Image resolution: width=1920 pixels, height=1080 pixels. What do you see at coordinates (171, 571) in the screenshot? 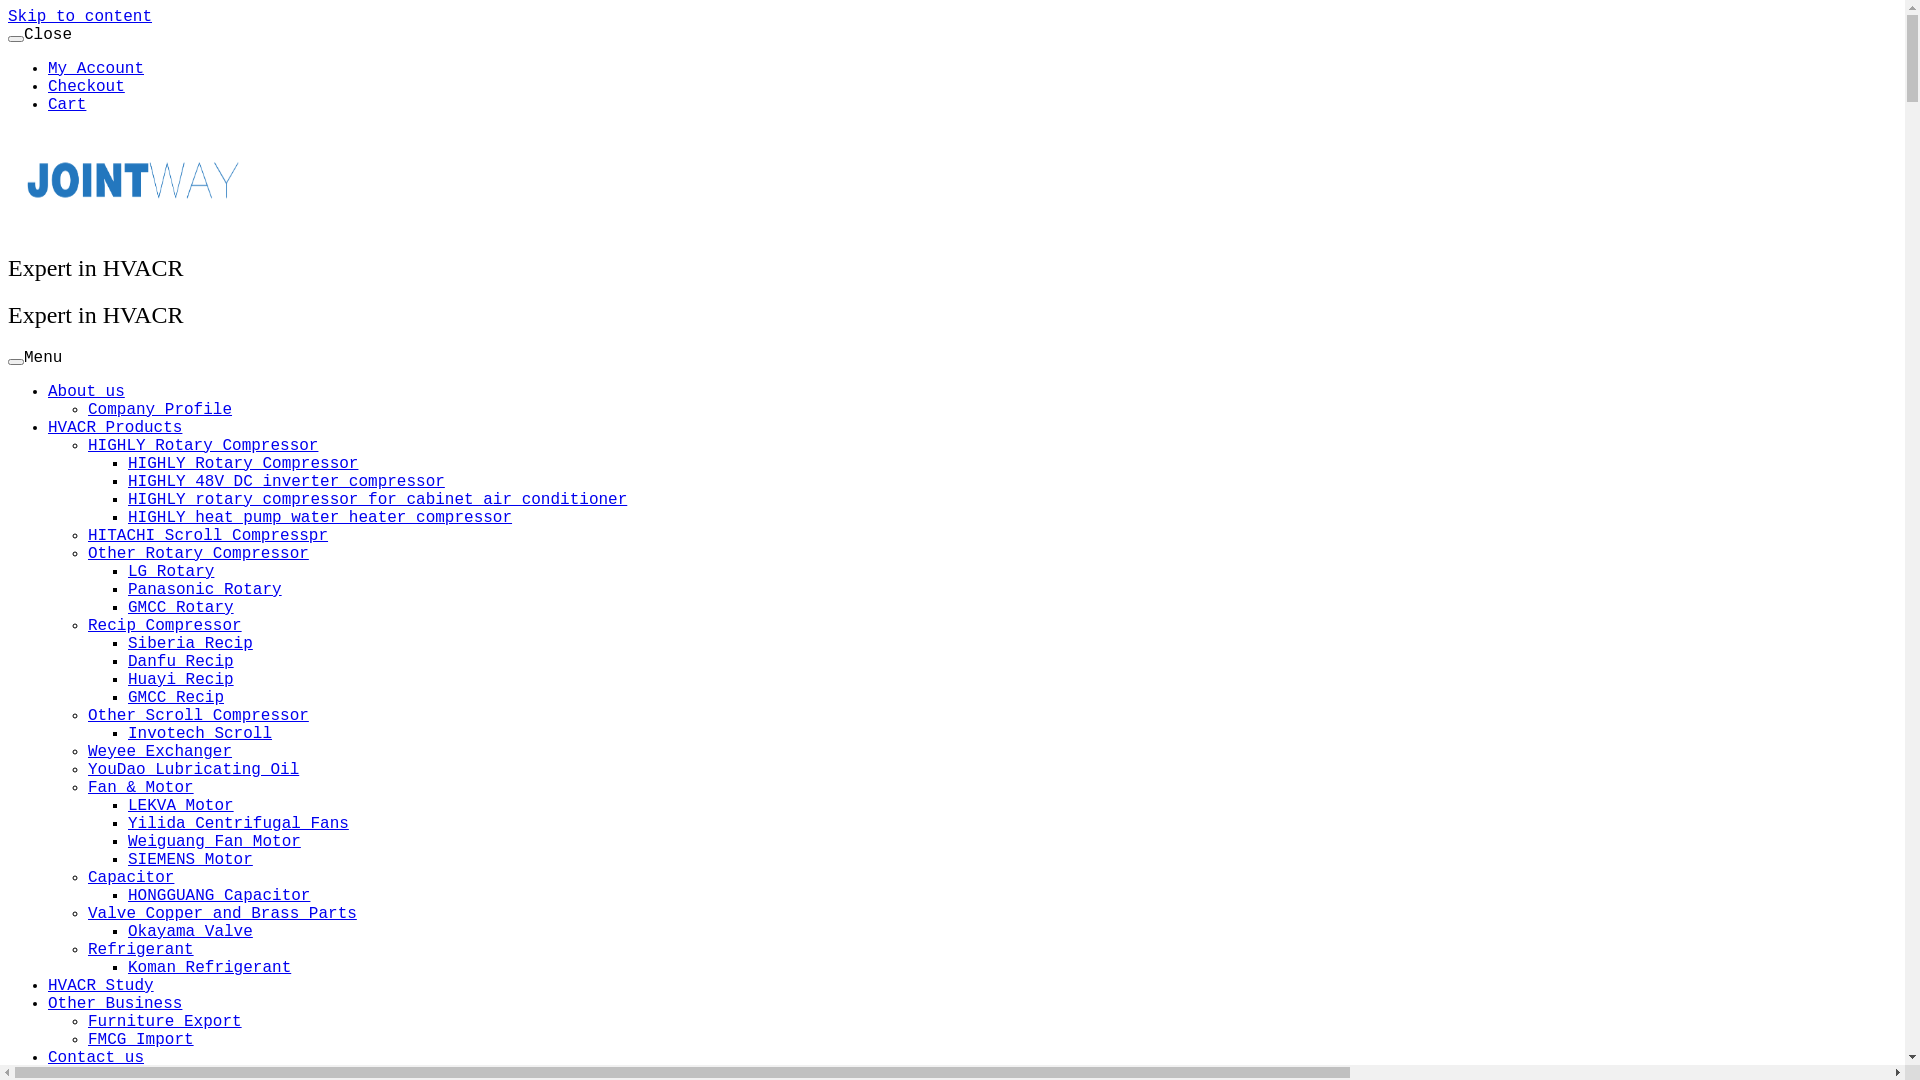
I see `'LG Rotary'` at bounding box center [171, 571].